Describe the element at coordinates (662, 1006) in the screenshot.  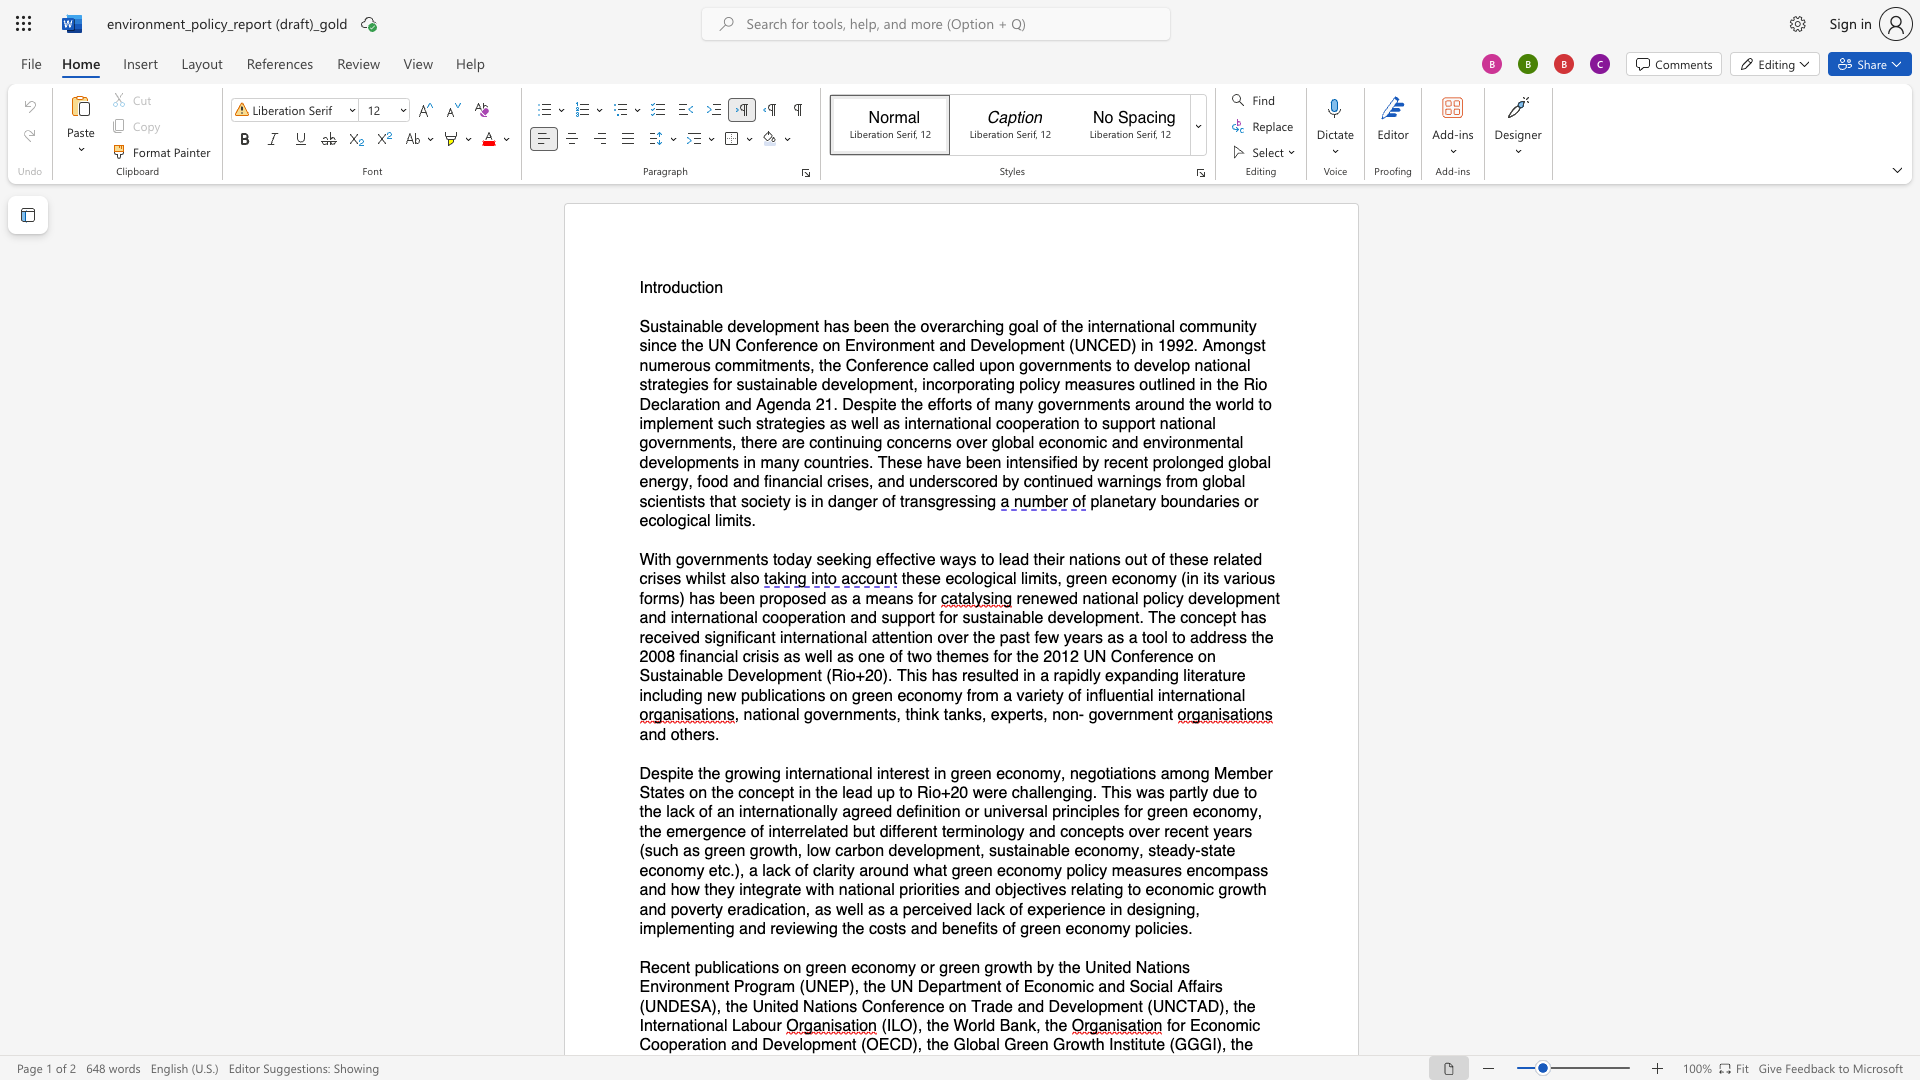
I see `the 4th character "N" in the text` at that location.